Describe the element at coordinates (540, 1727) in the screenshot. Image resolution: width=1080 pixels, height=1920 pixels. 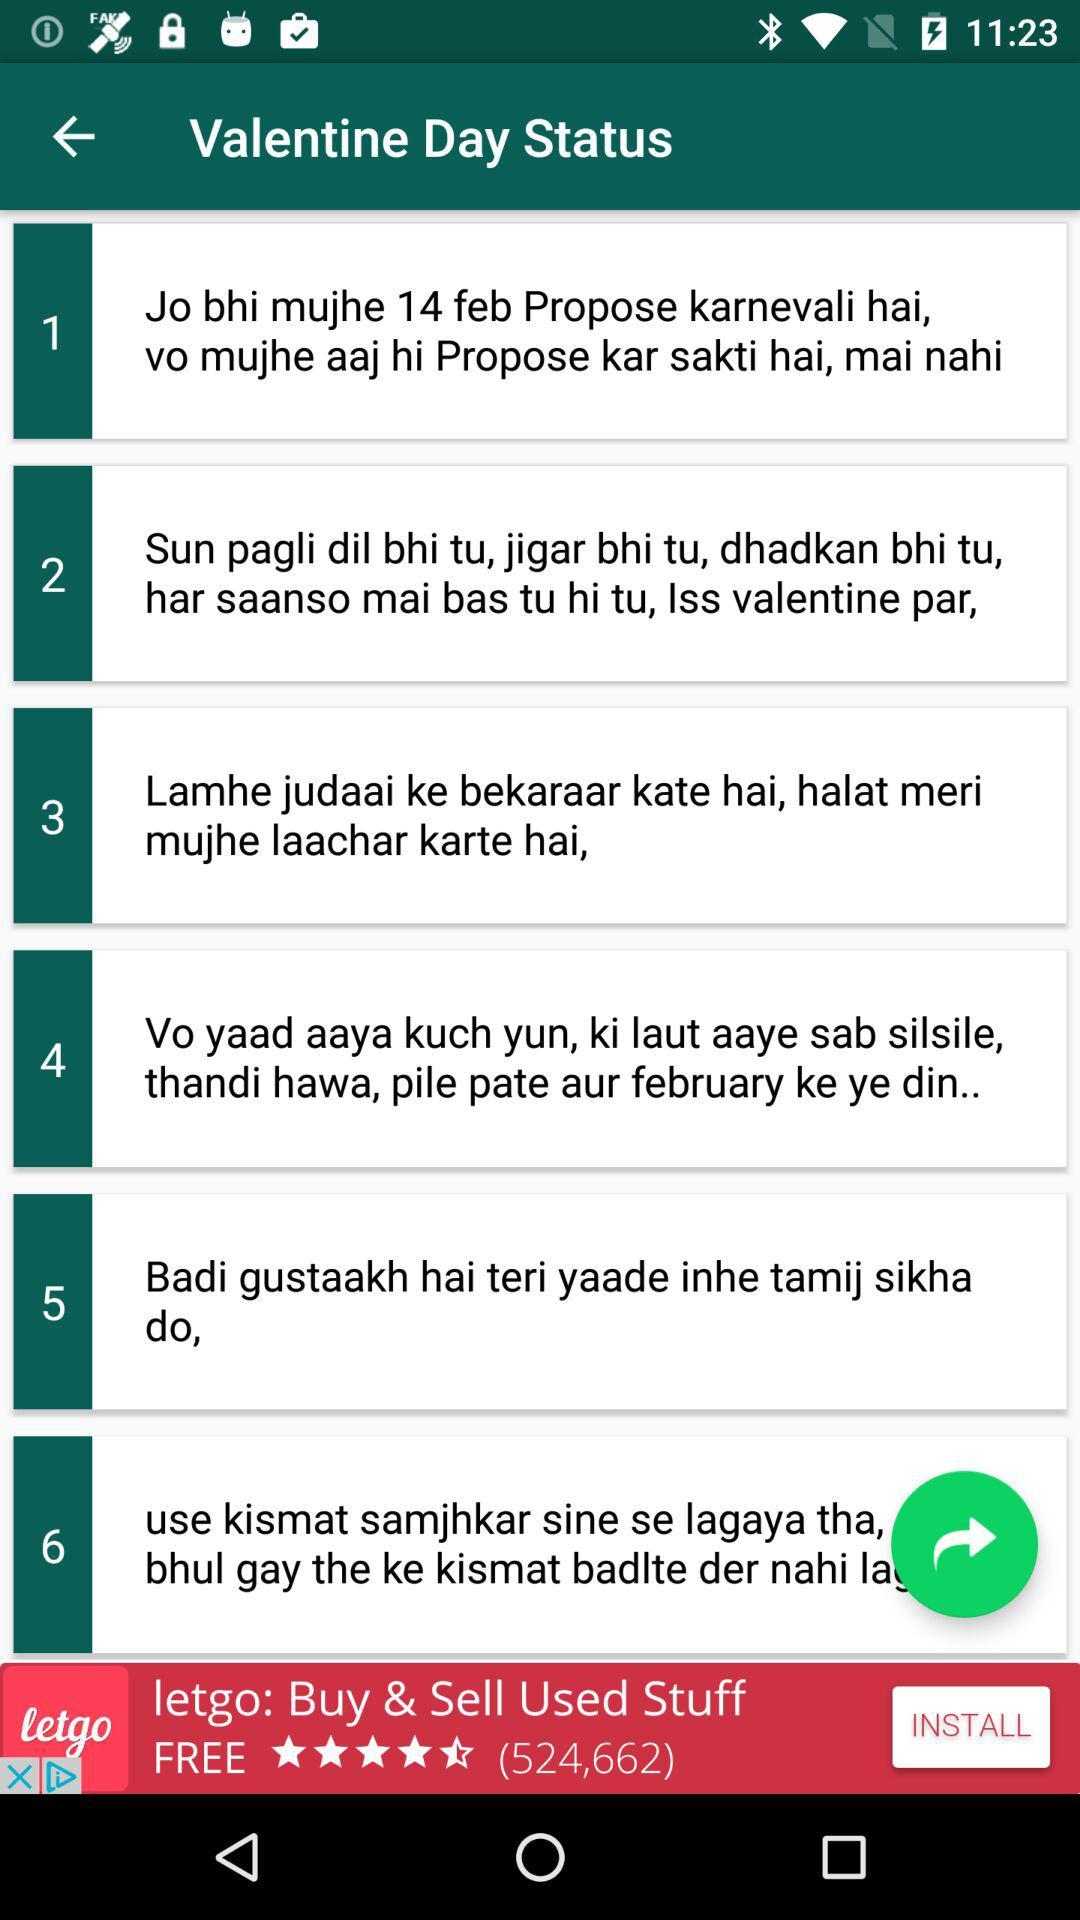
I see `advertisement page` at that location.